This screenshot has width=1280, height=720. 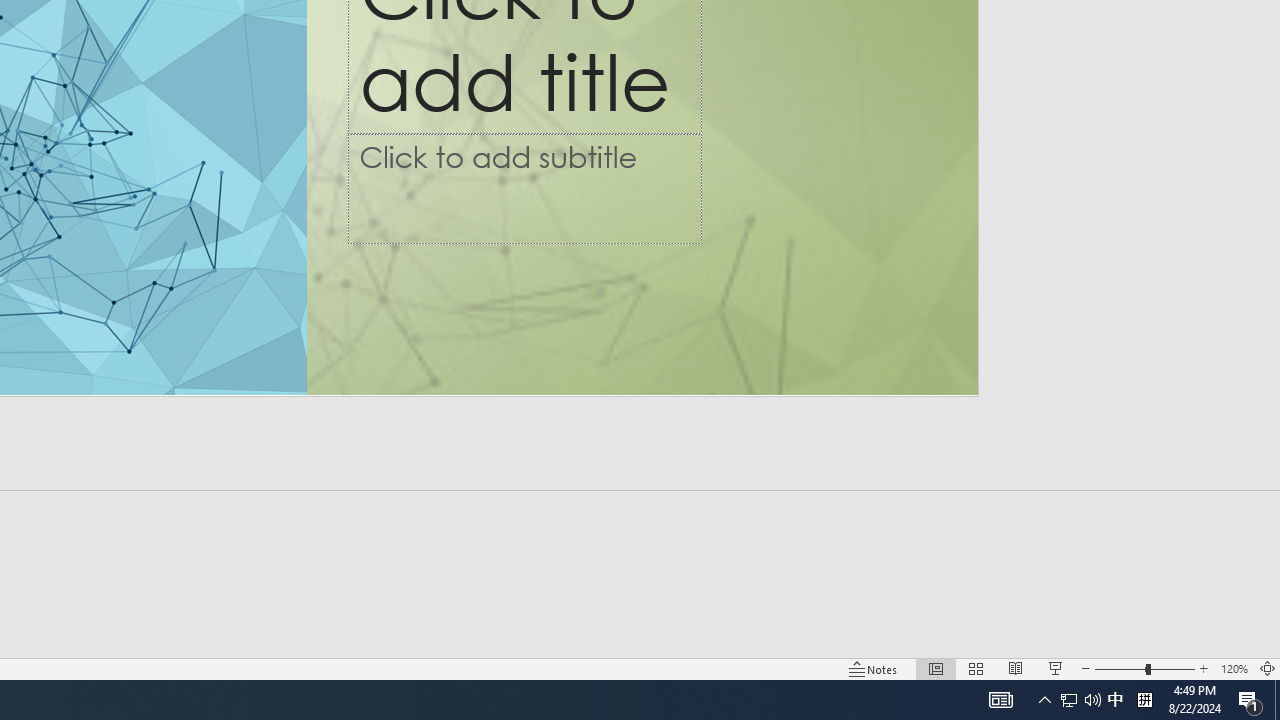 What do you see at coordinates (1203, 669) in the screenshot?
I see `'Zoom In'` at bounding box center [1203, 669].